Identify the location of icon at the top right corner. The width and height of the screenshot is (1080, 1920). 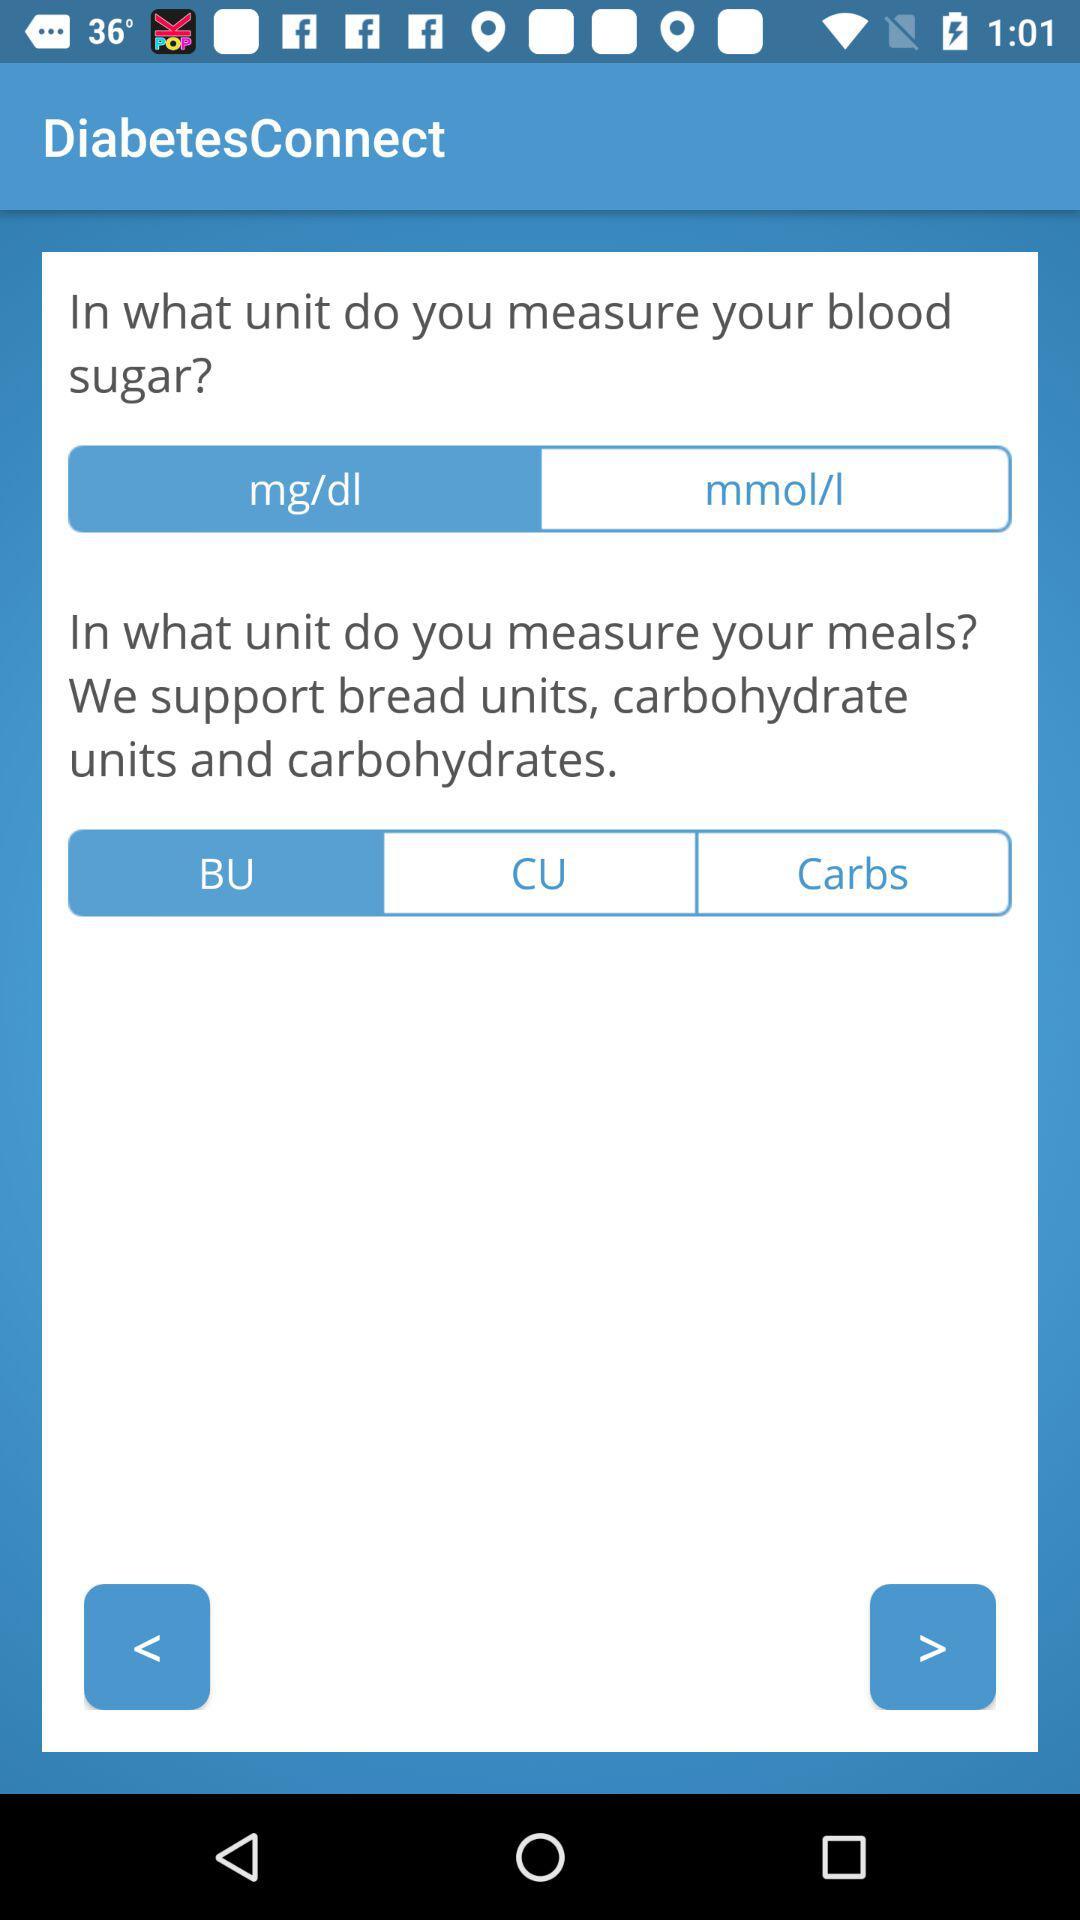
(774, 489).